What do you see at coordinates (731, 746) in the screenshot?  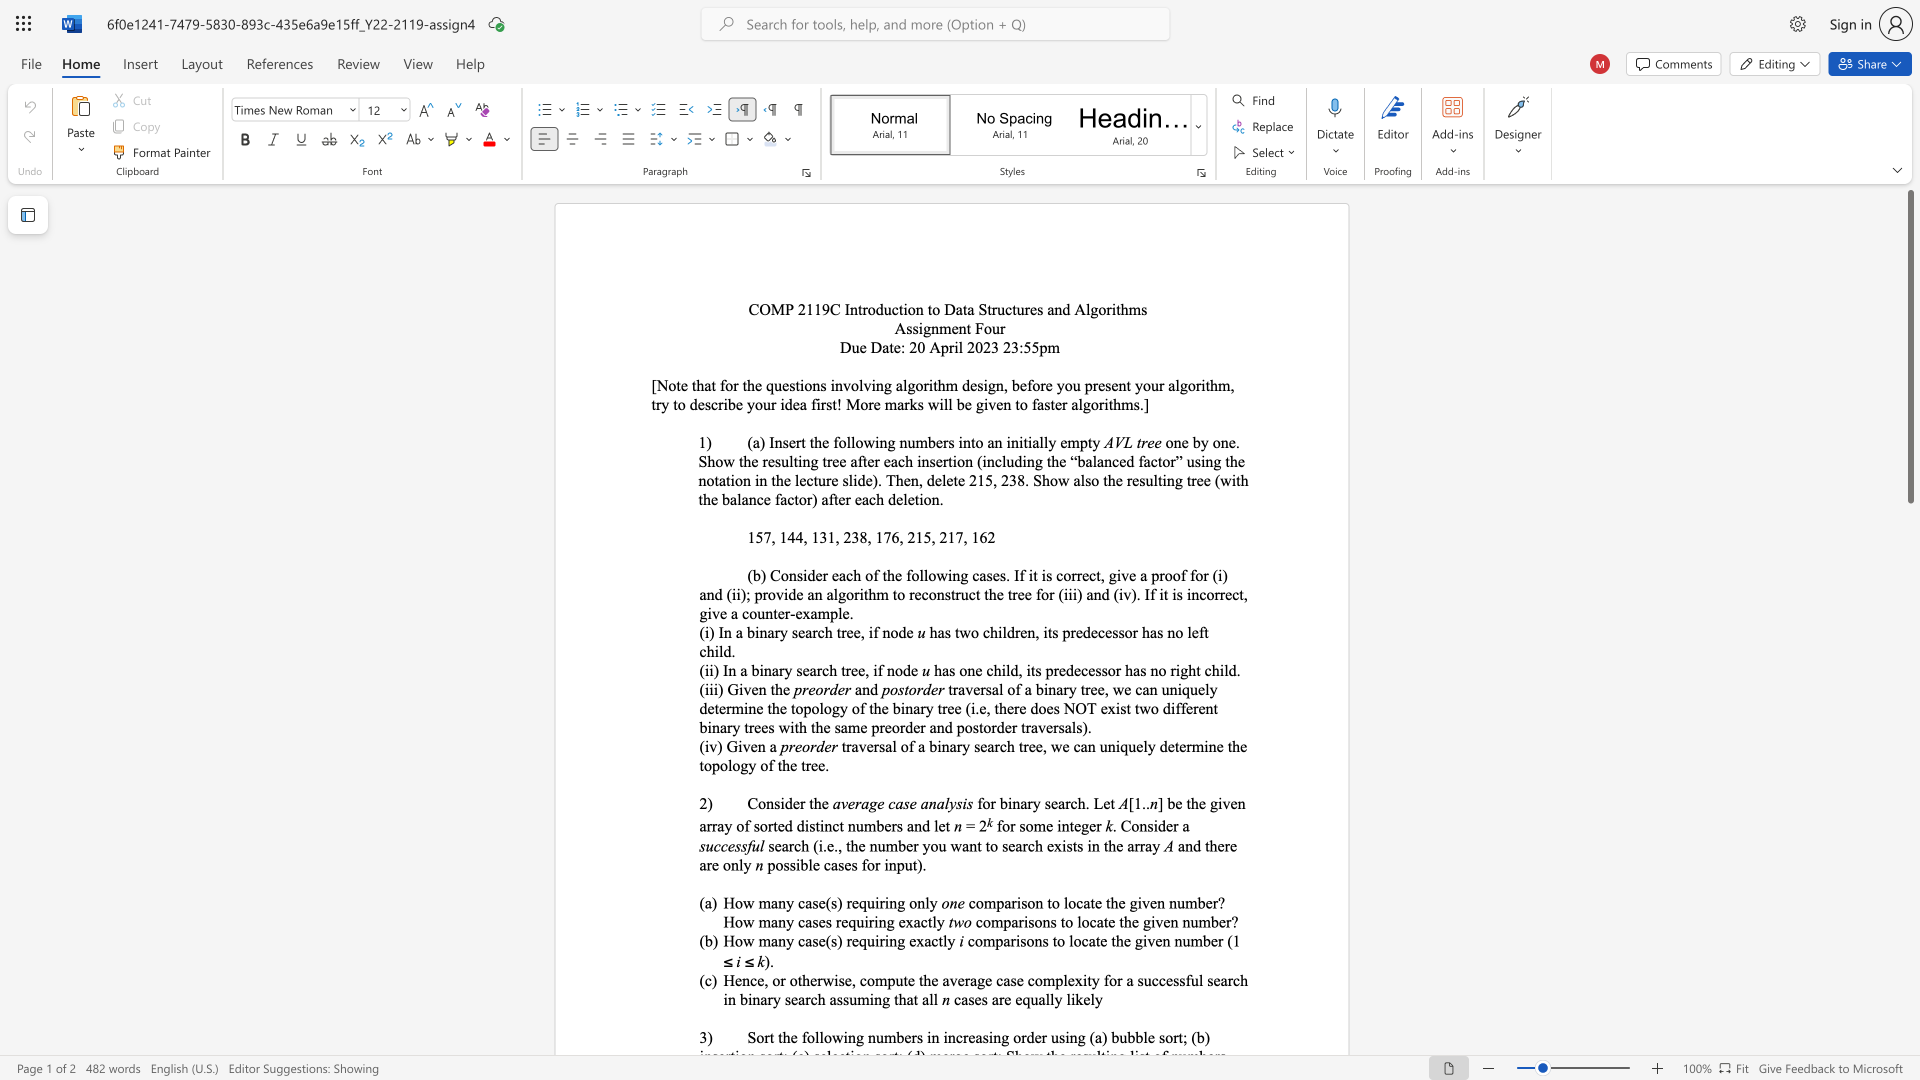 I see `the 1th character "G" in the text` at bounding box center [731, 746].